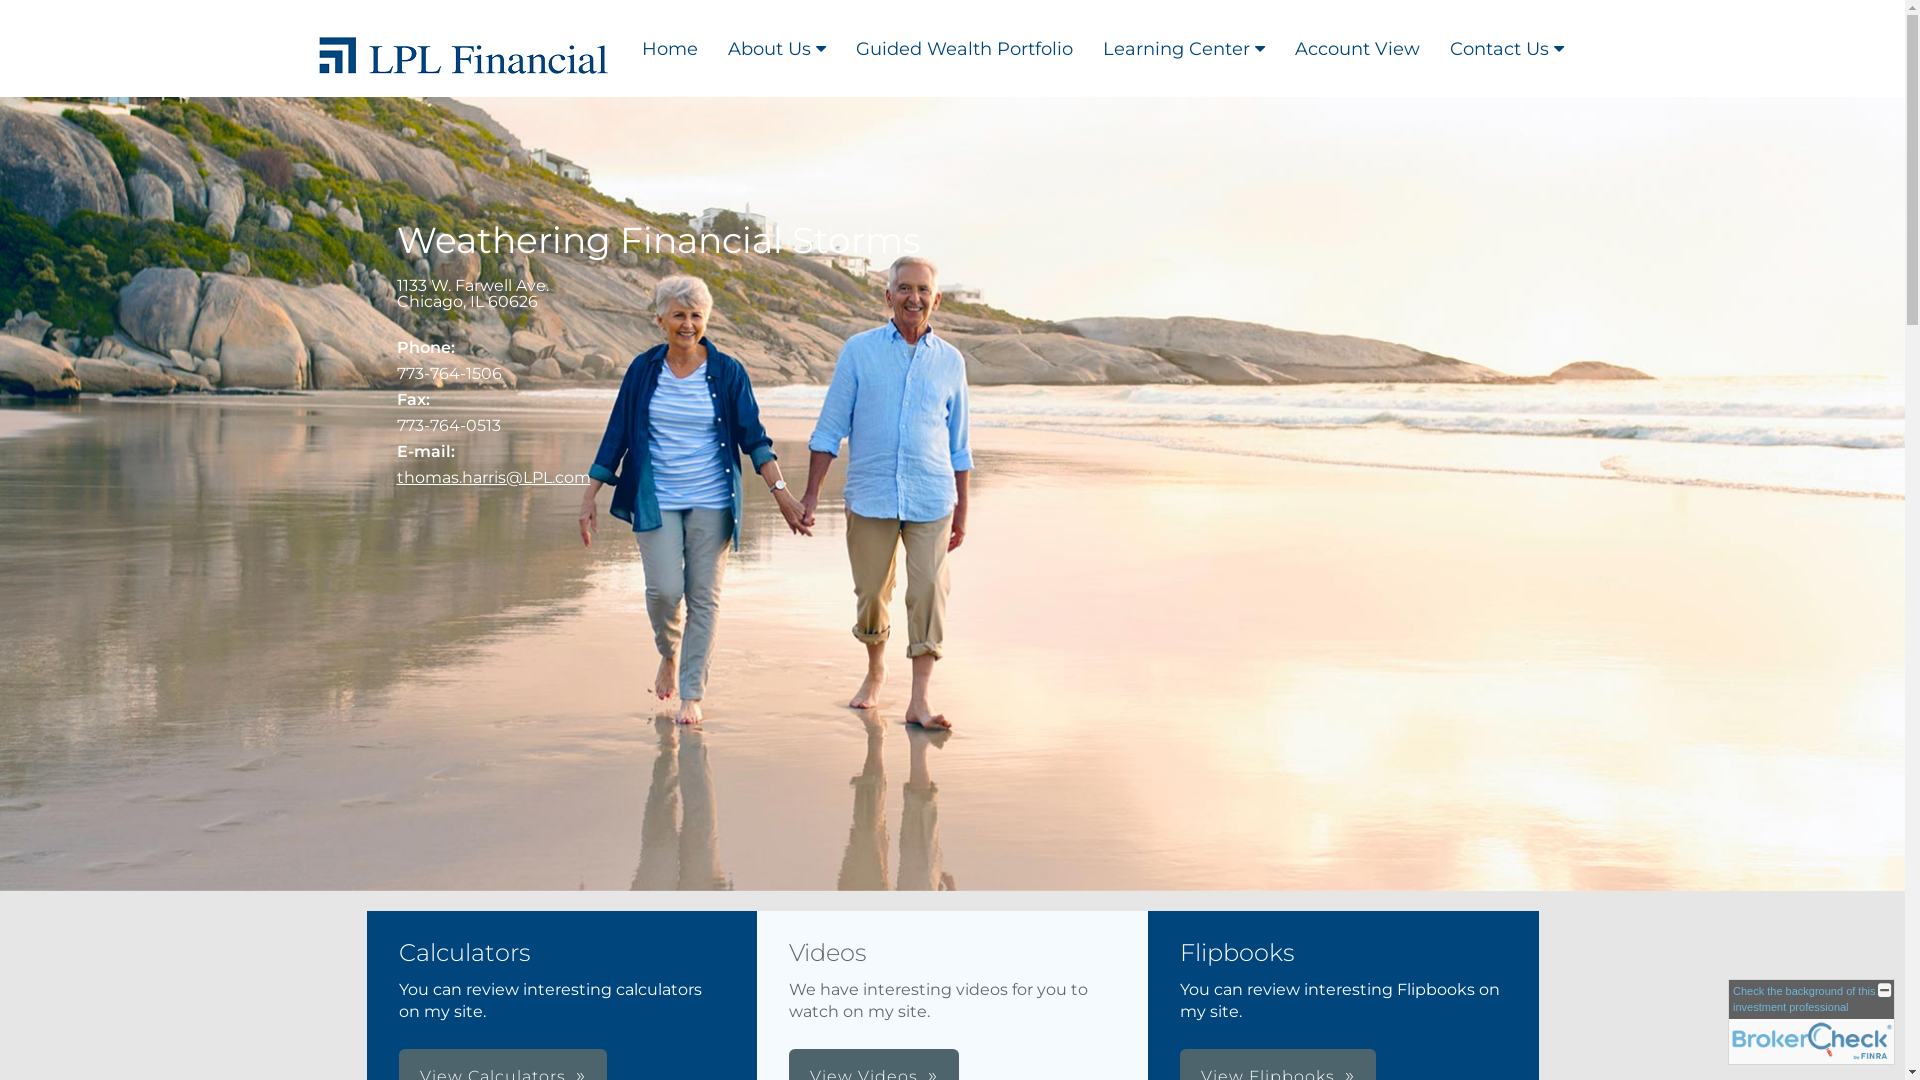  What do you see at coordinates (1506, 46) in the screenshot?
I see `'Contact Us'` at bounding box center [1506, 46].